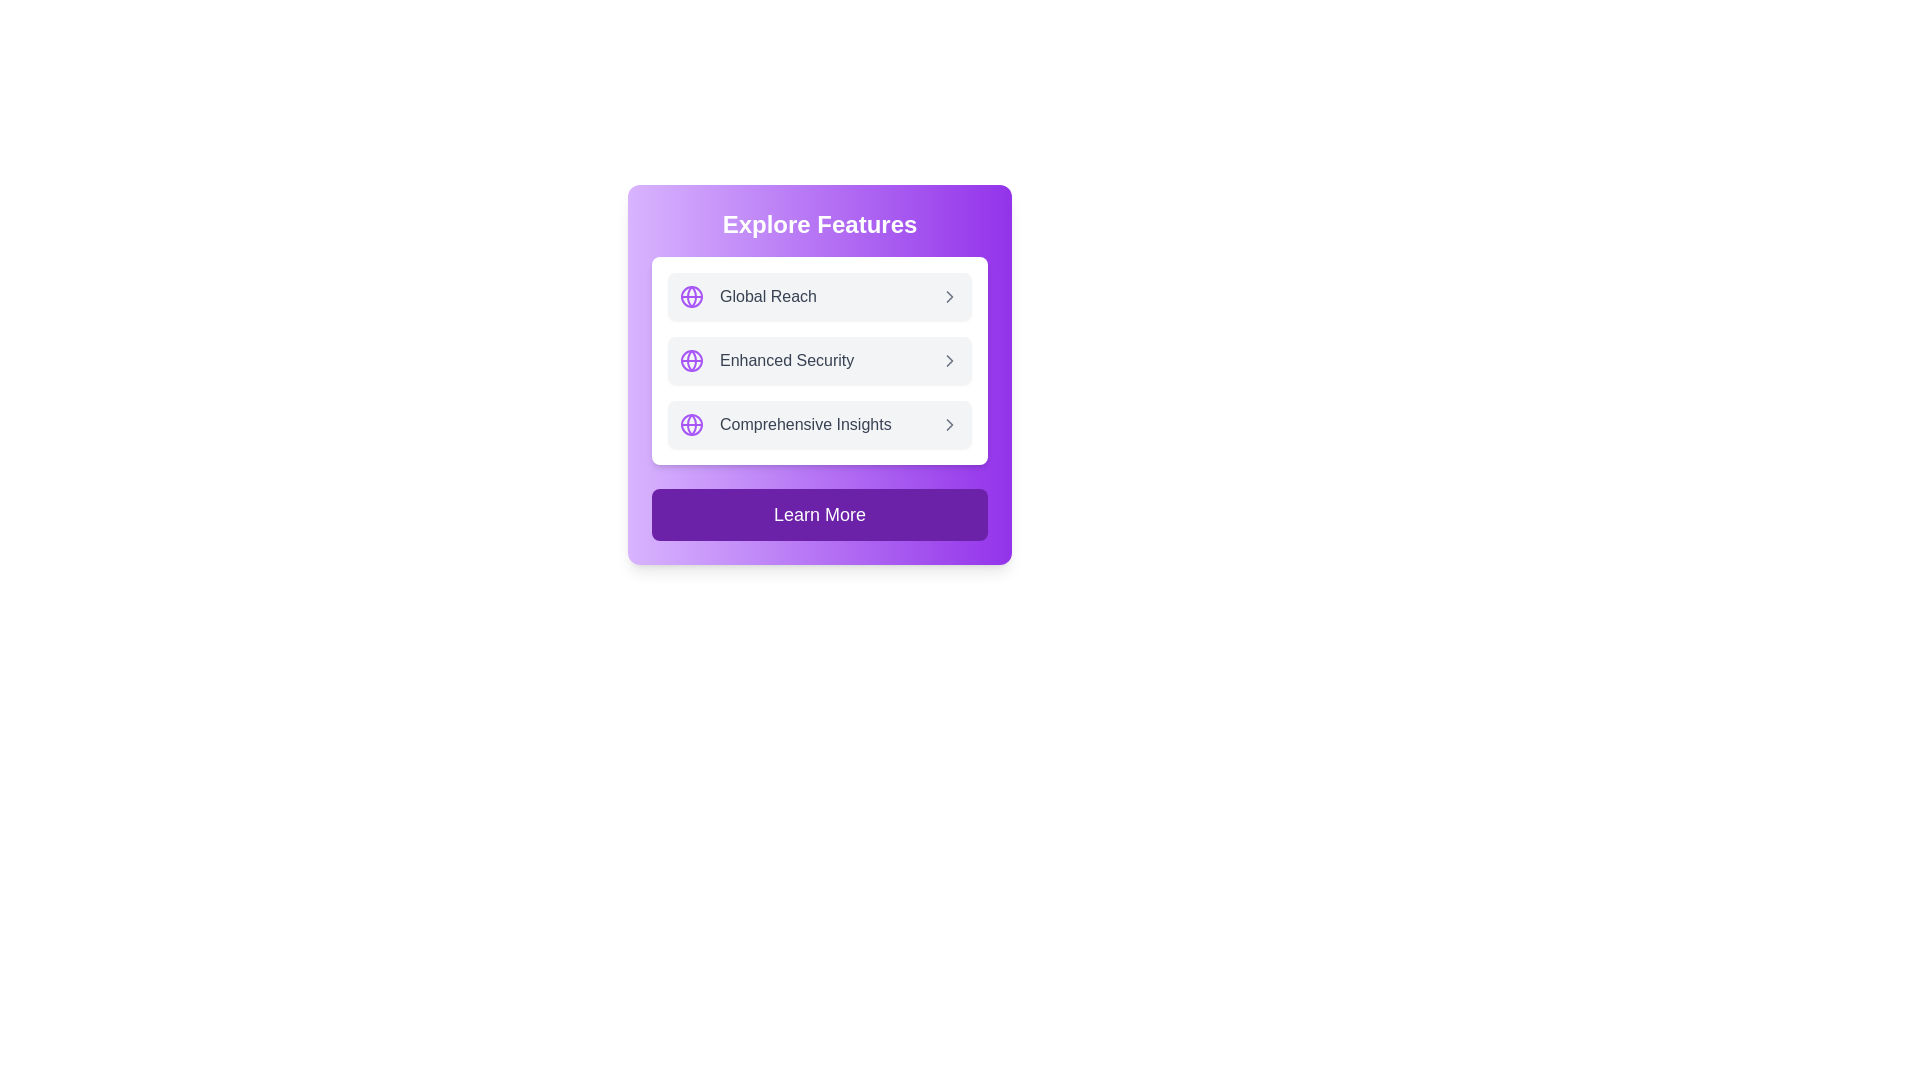 This screenshot has height=1080, width=1920. Describe the element at coordinates (691, 297) in the screenshot. I see `the purple circular vector graphic representing the 'Global Reach' feature, located in the first row of the vertical features list` at that location.